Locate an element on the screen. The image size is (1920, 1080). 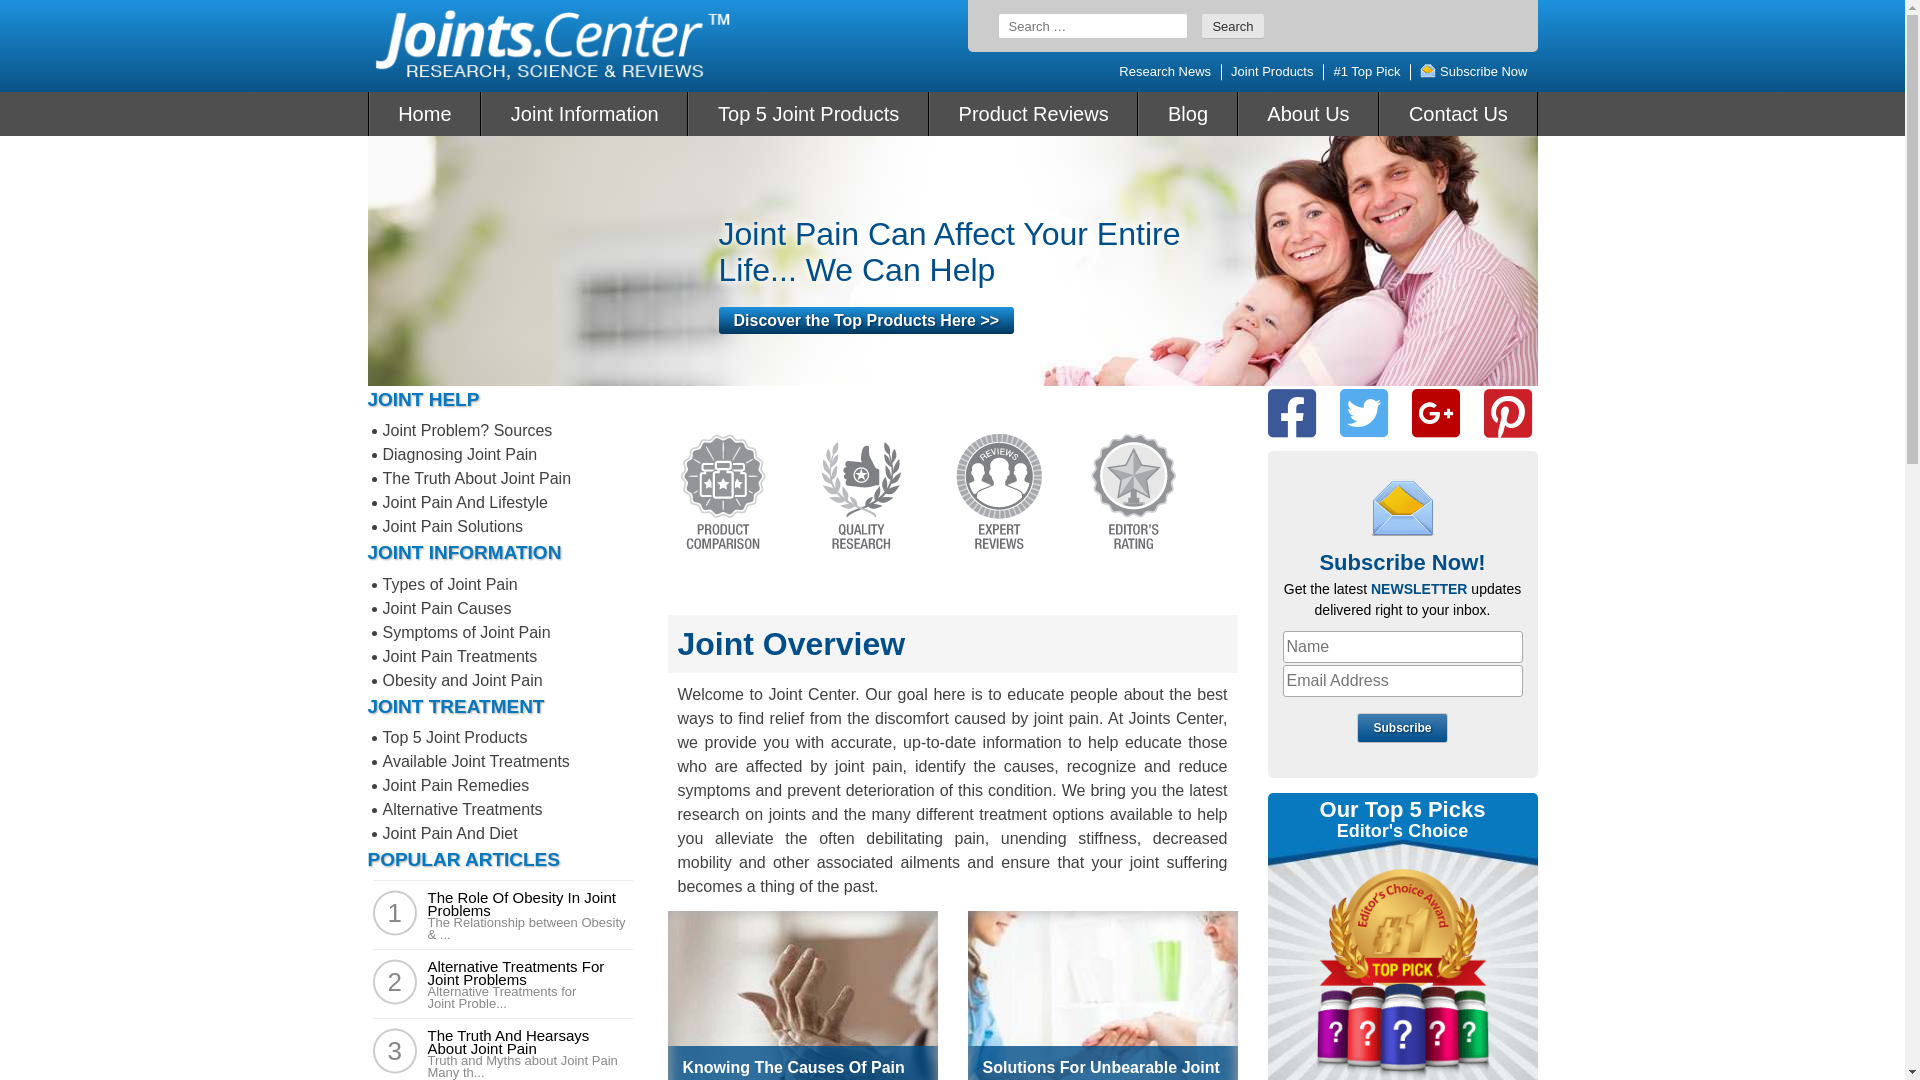
'Joint Pain Remedies' is located at coordinates (382, 784).